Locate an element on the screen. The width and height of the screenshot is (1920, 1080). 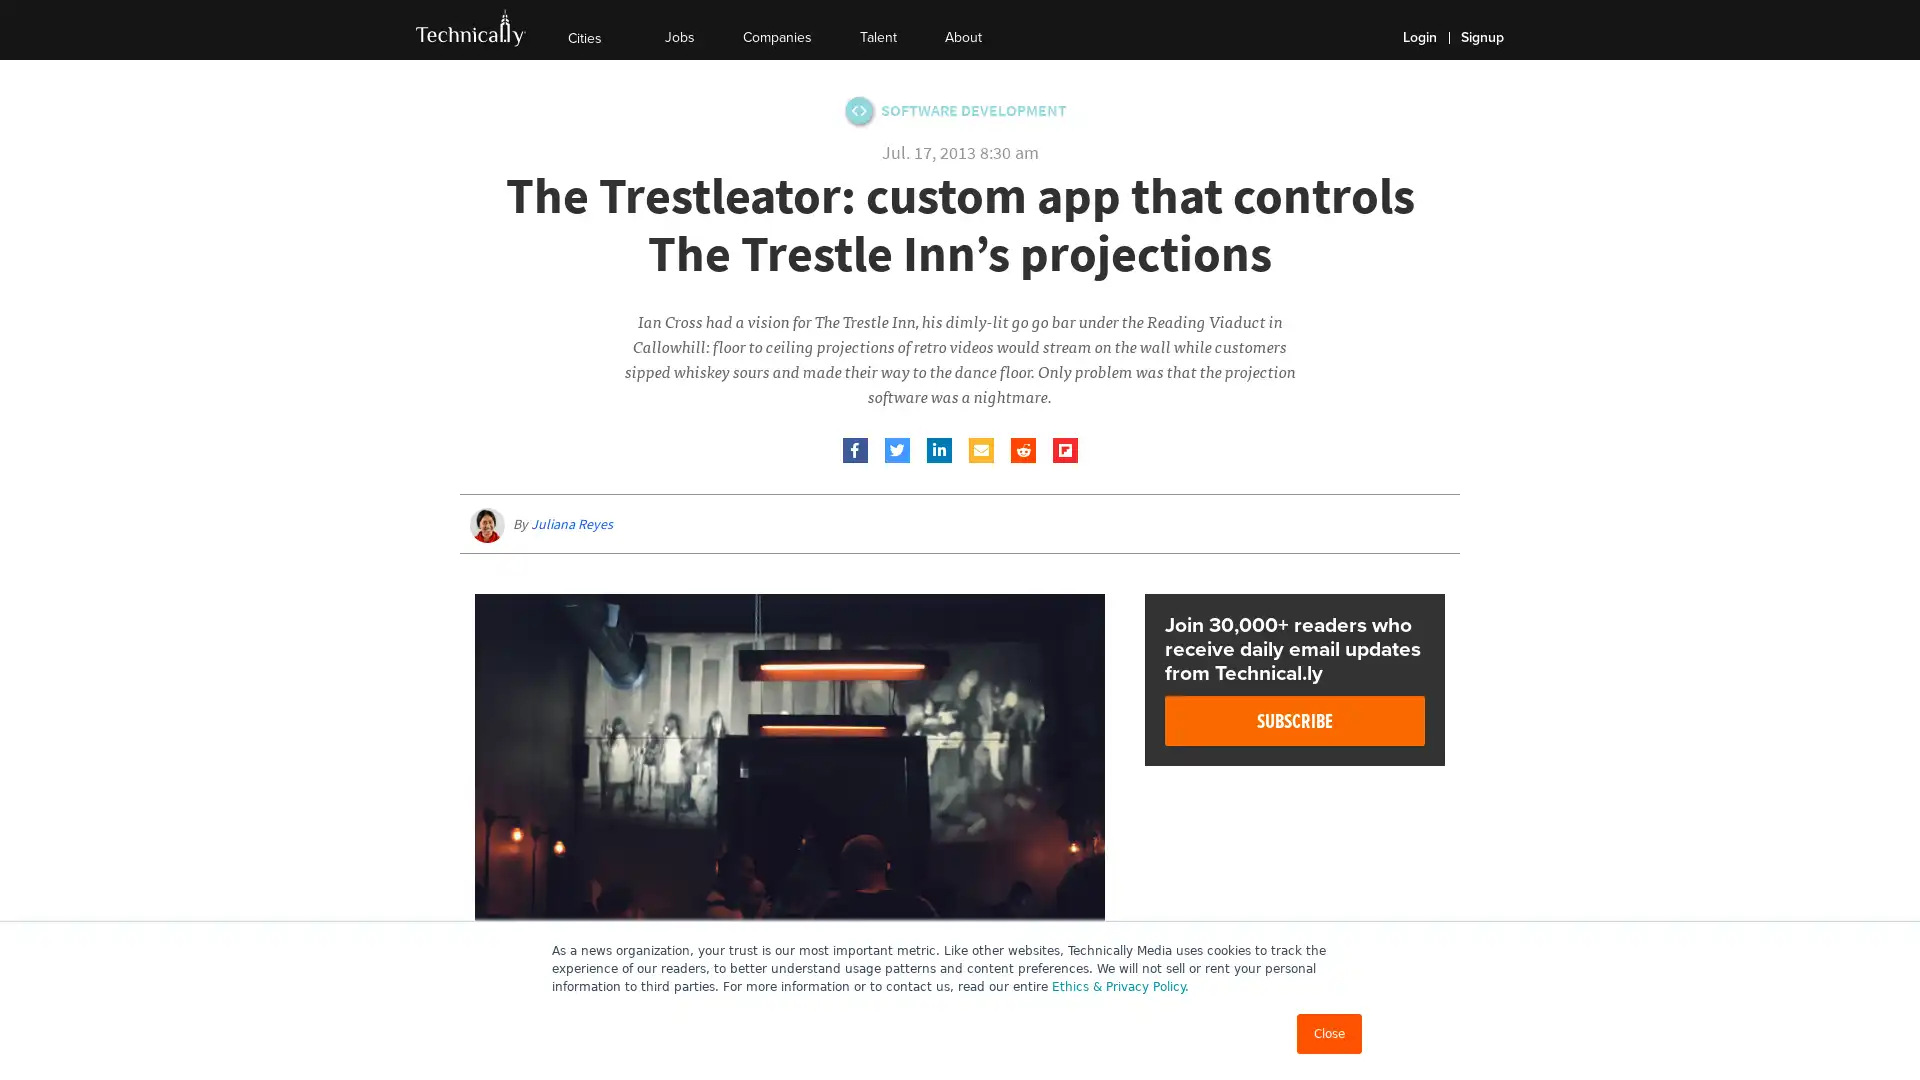
Subscribe is located at coordinates (1295, 721).